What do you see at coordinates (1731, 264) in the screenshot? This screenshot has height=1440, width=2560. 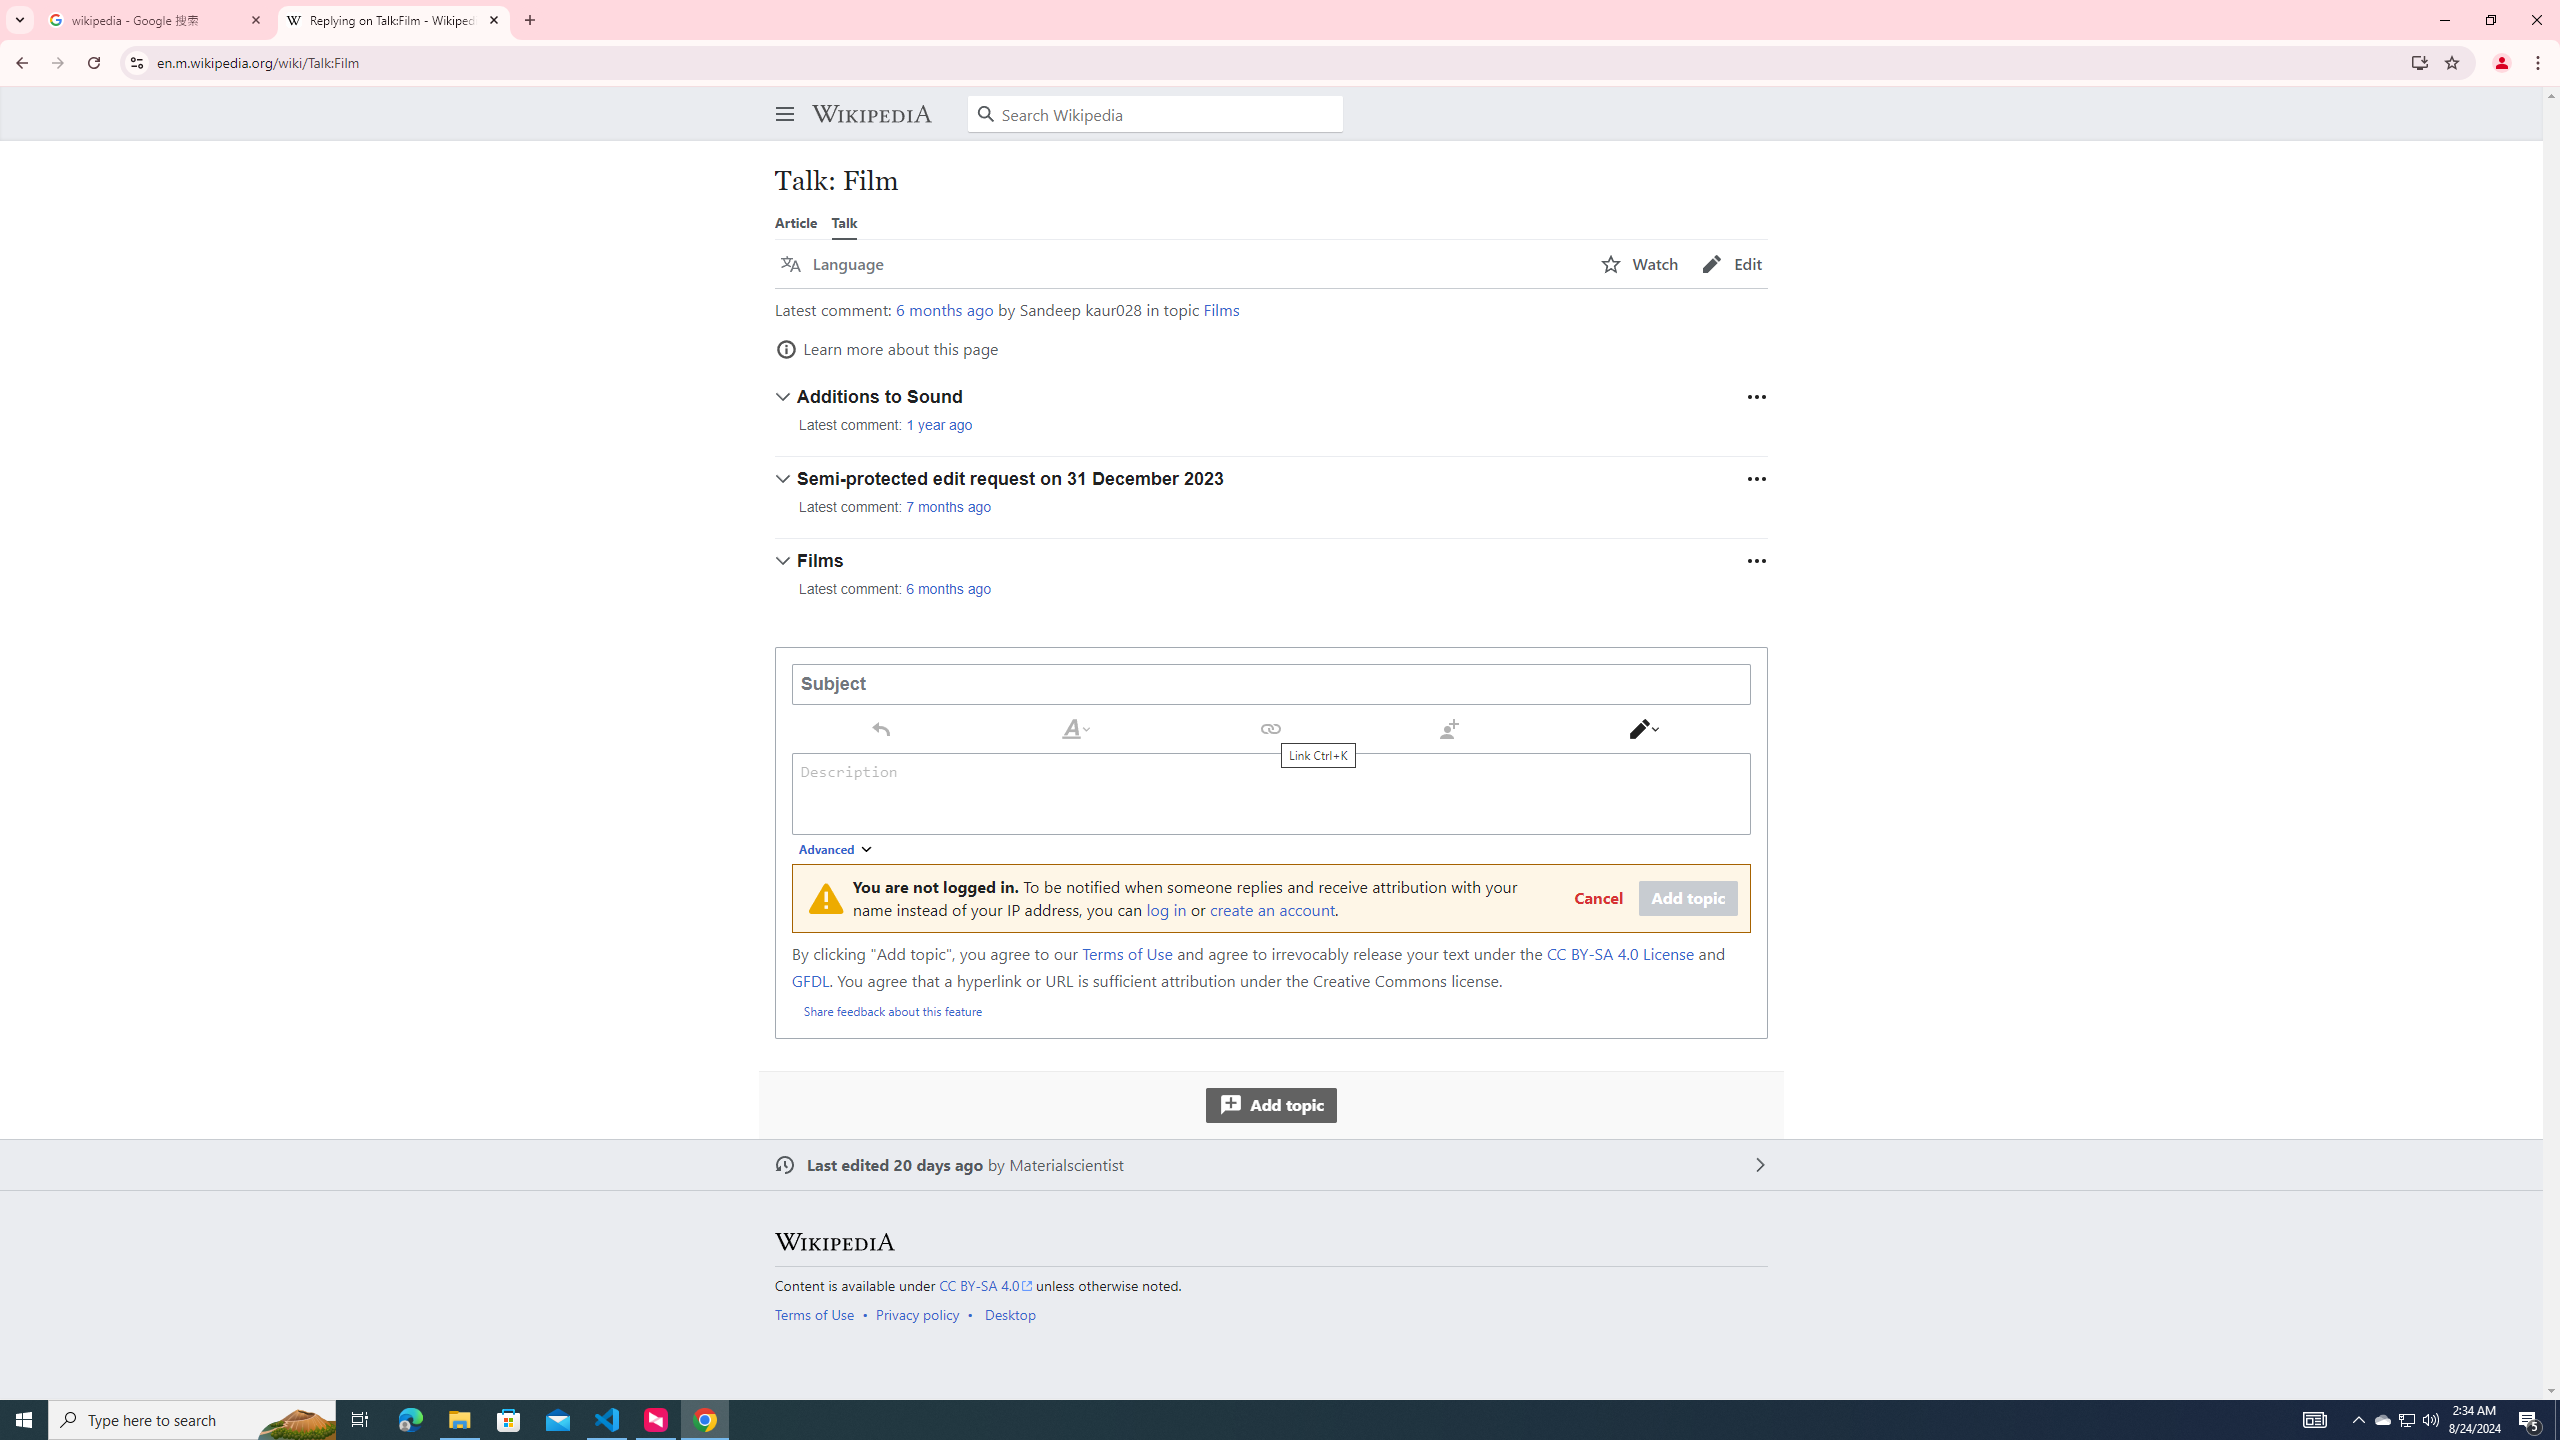 I see `'Edit'` at bounding box center [1731, 264].